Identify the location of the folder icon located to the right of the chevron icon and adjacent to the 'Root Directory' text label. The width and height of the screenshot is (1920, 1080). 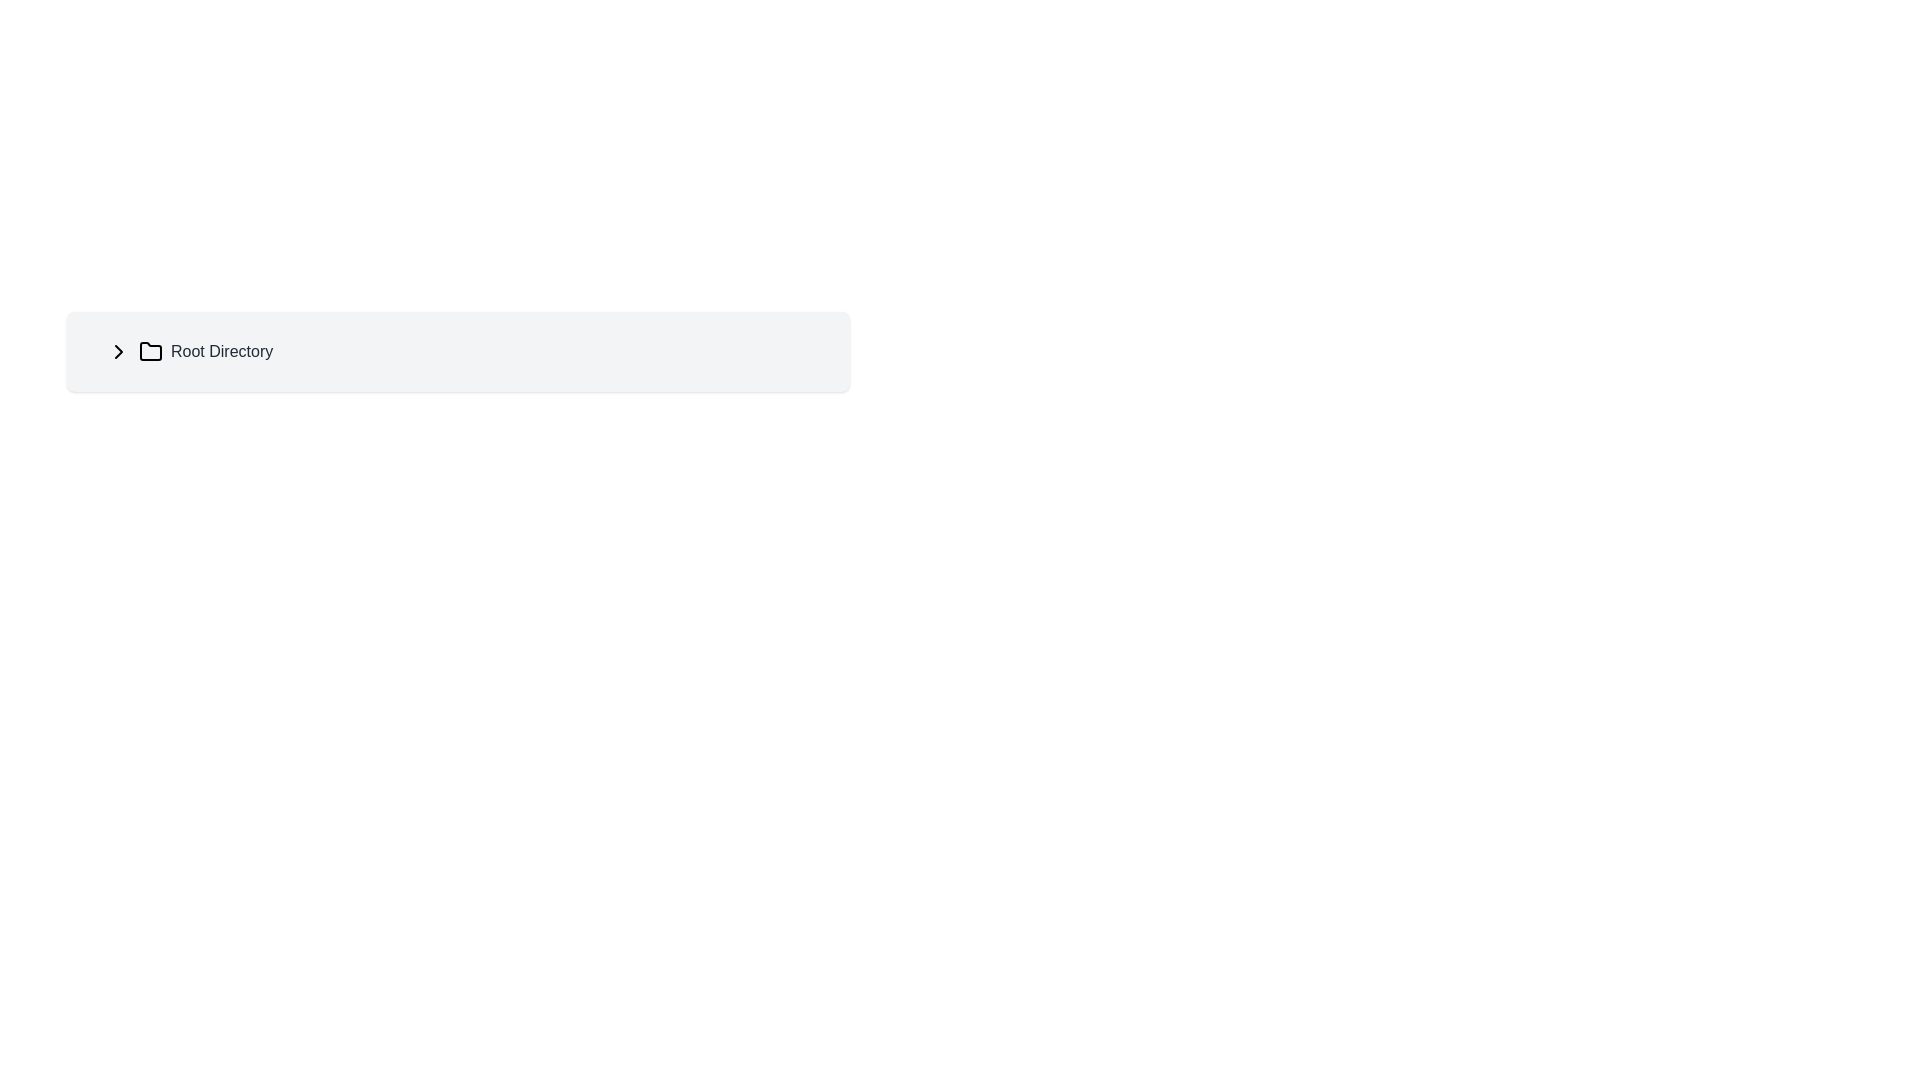
(149, 350).